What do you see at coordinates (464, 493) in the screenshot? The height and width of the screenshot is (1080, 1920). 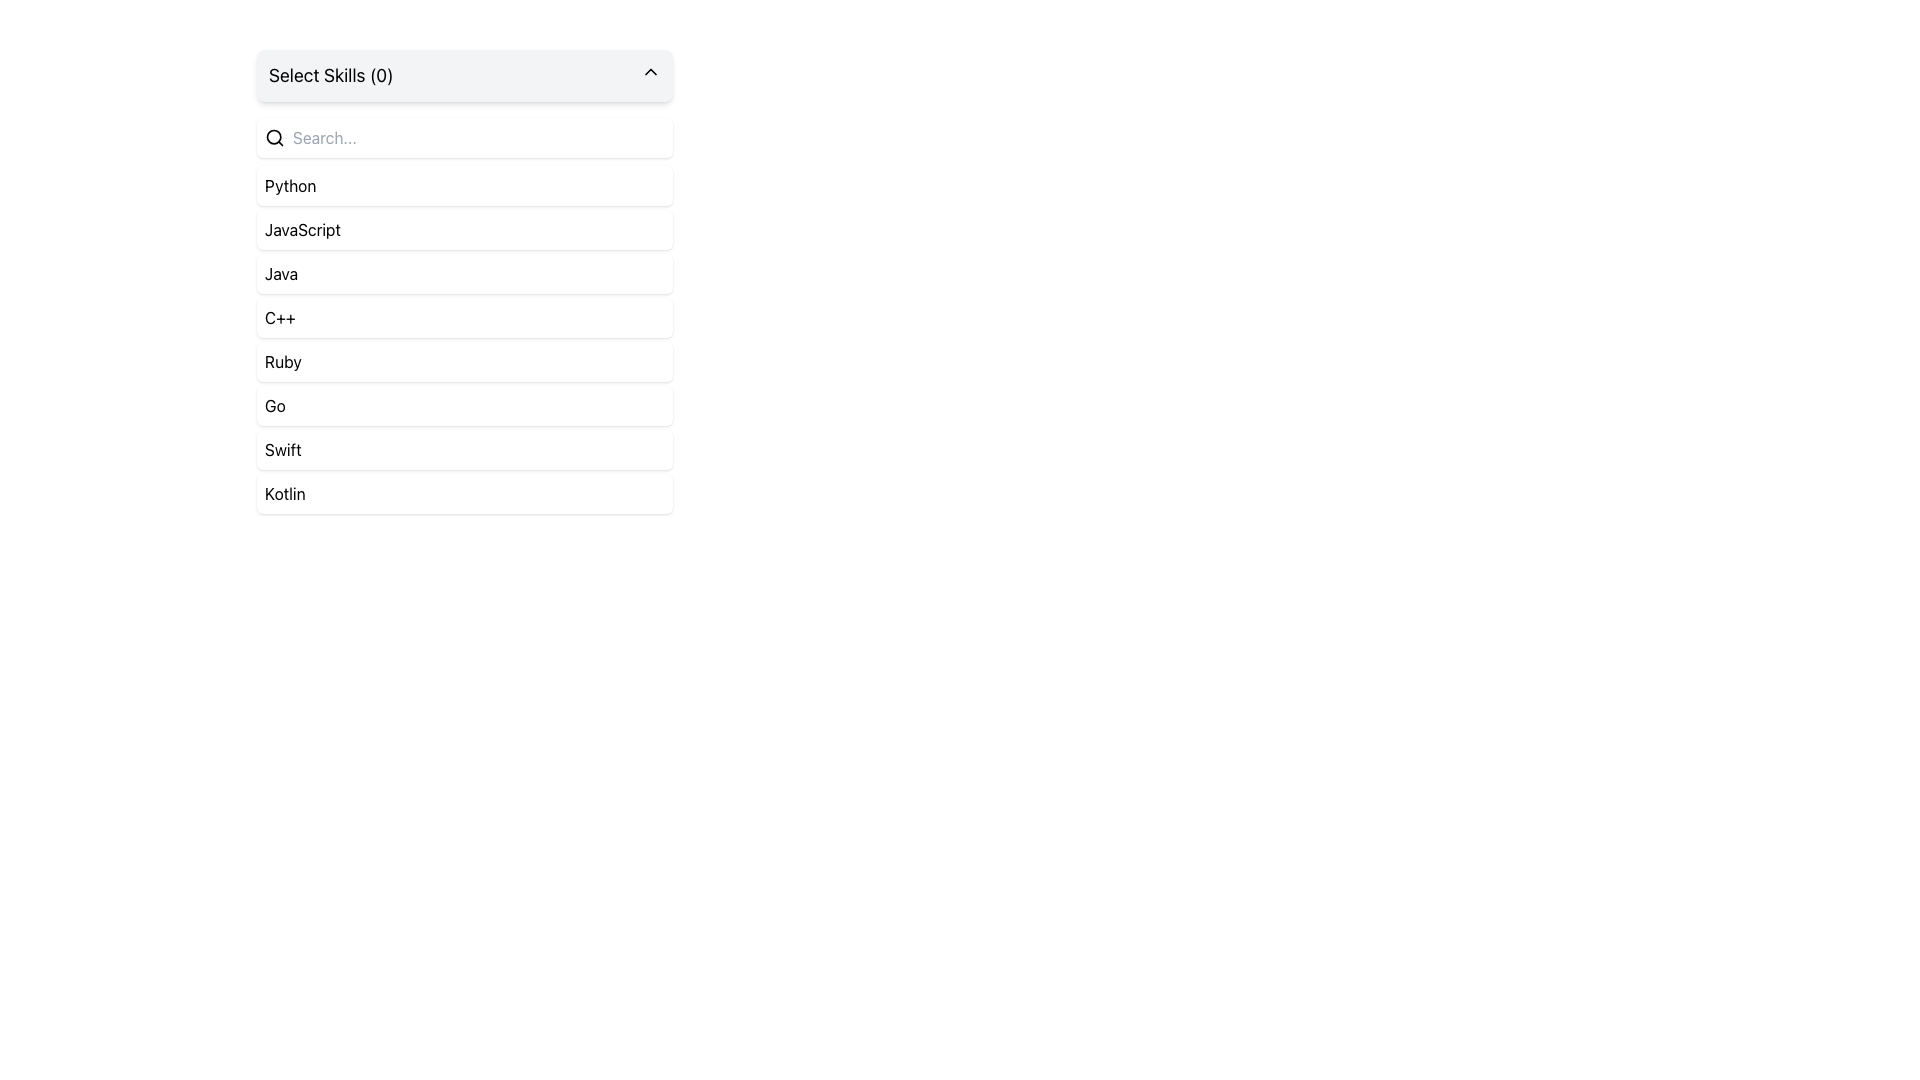 I see `the last option of the dropdown menu representing the Kotlin programming language, which is located below the Swift option` at bounding box center [464, 493].